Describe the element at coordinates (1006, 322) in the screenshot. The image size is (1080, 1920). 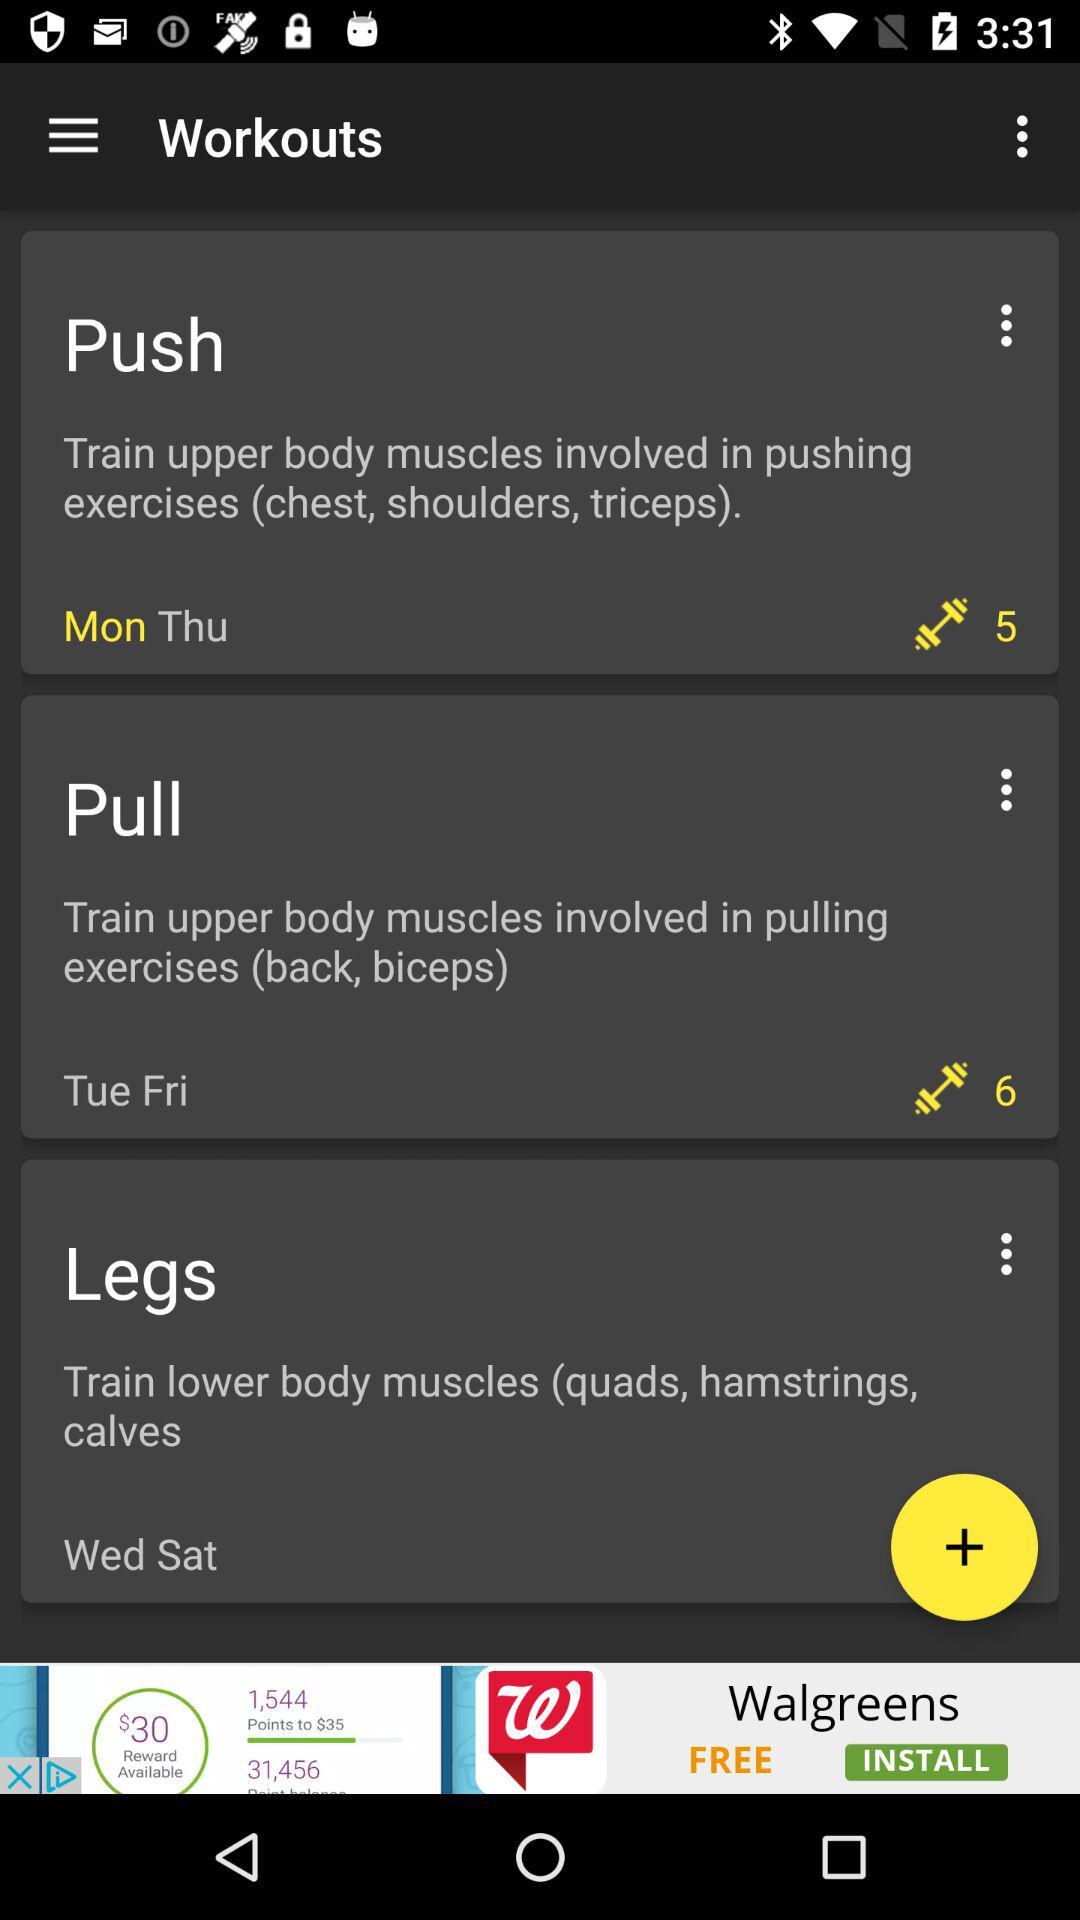
I see `see the options` at that location.